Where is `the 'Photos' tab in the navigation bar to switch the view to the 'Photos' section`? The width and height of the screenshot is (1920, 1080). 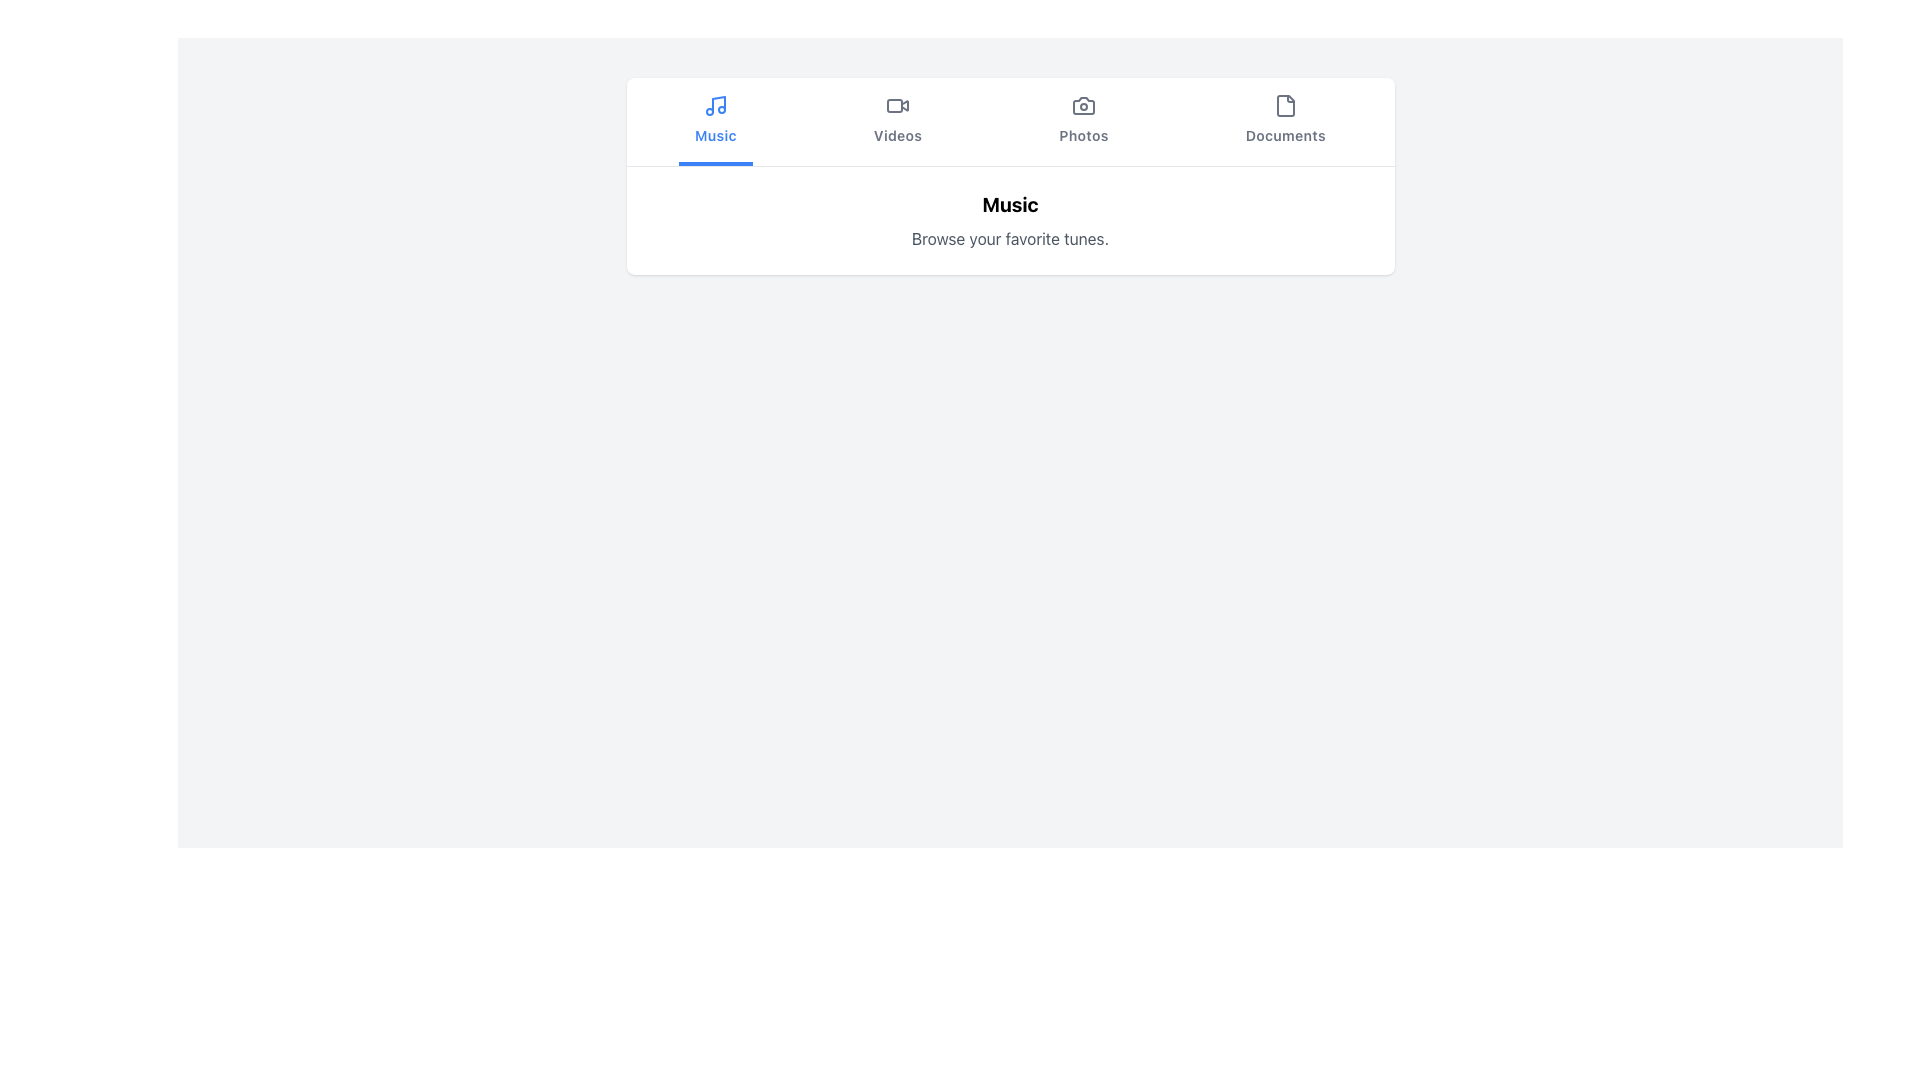
the 'Photos' tab in the navigation bar to switch the view to the 'Photos' section is located at coordinates (1083, 122).